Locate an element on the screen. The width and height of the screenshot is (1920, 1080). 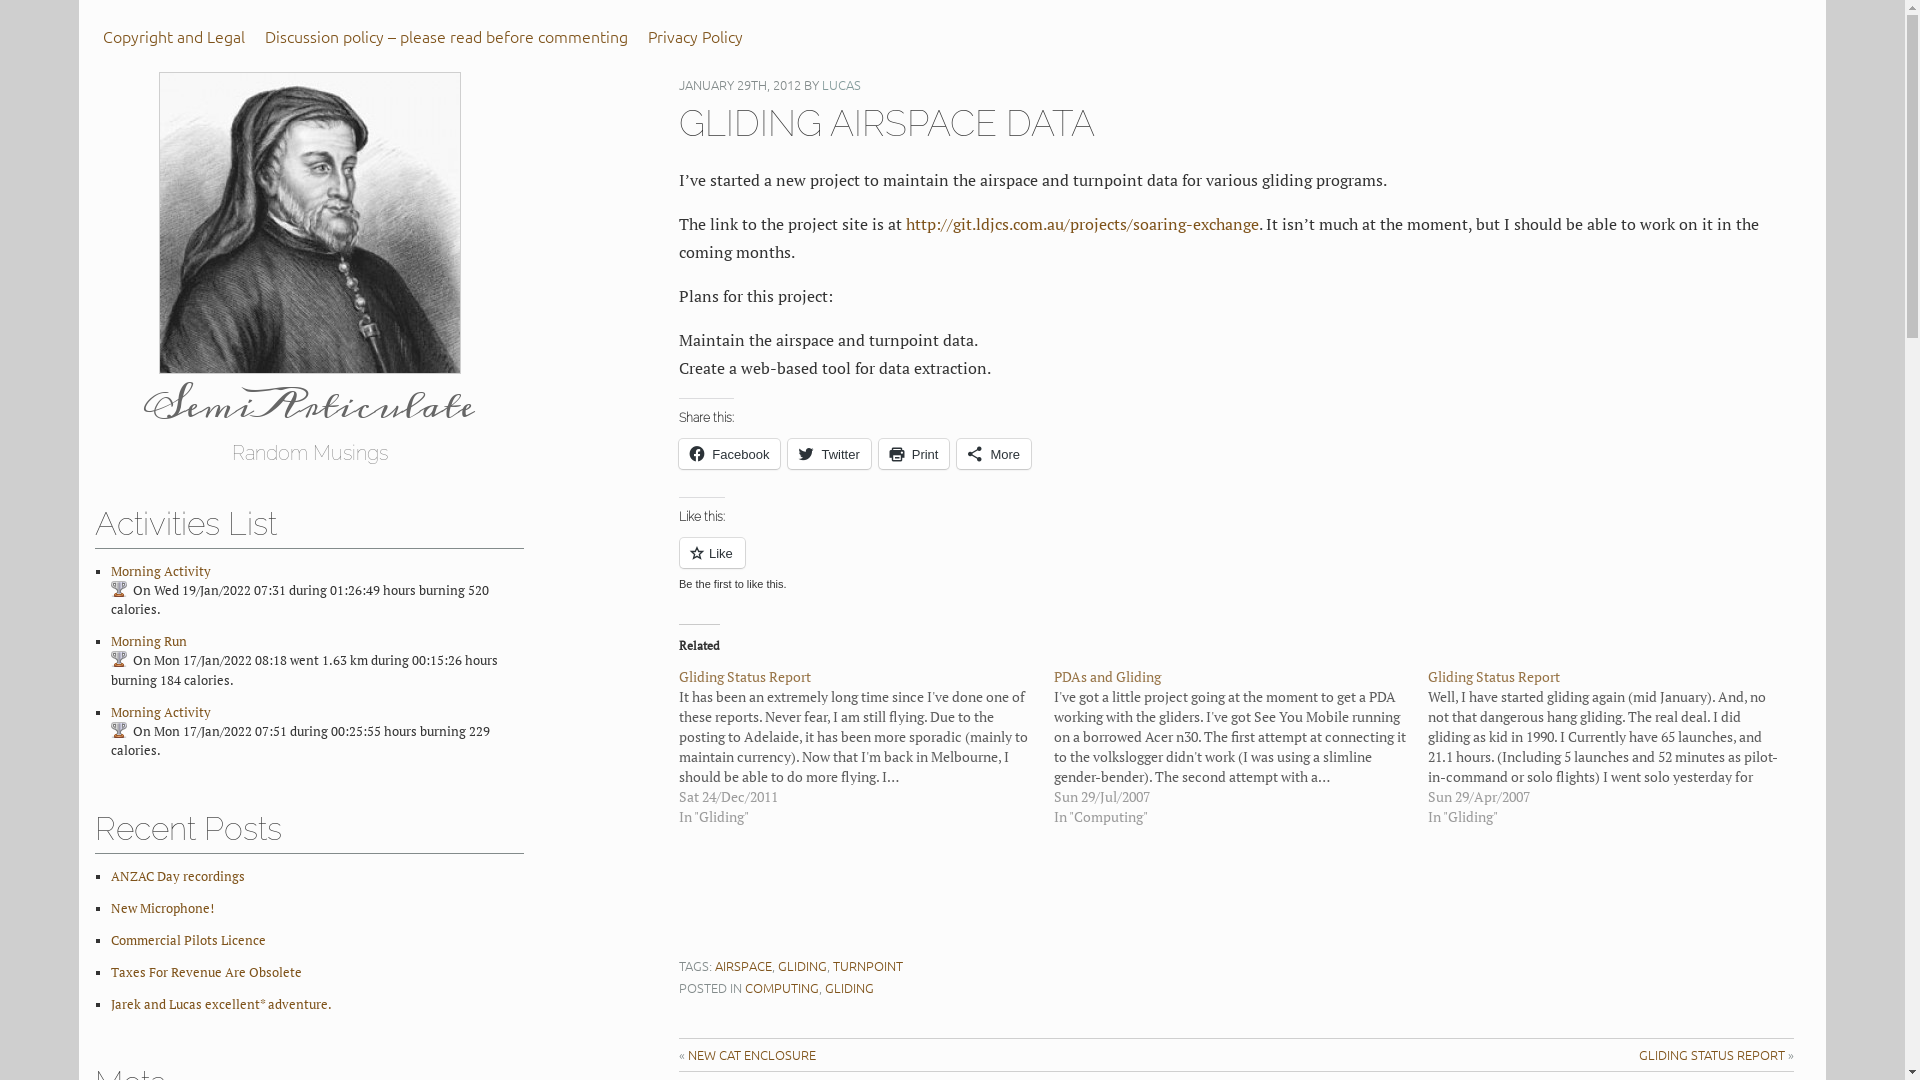
'Copyright and Legal' is located at coordinates (173, 35).